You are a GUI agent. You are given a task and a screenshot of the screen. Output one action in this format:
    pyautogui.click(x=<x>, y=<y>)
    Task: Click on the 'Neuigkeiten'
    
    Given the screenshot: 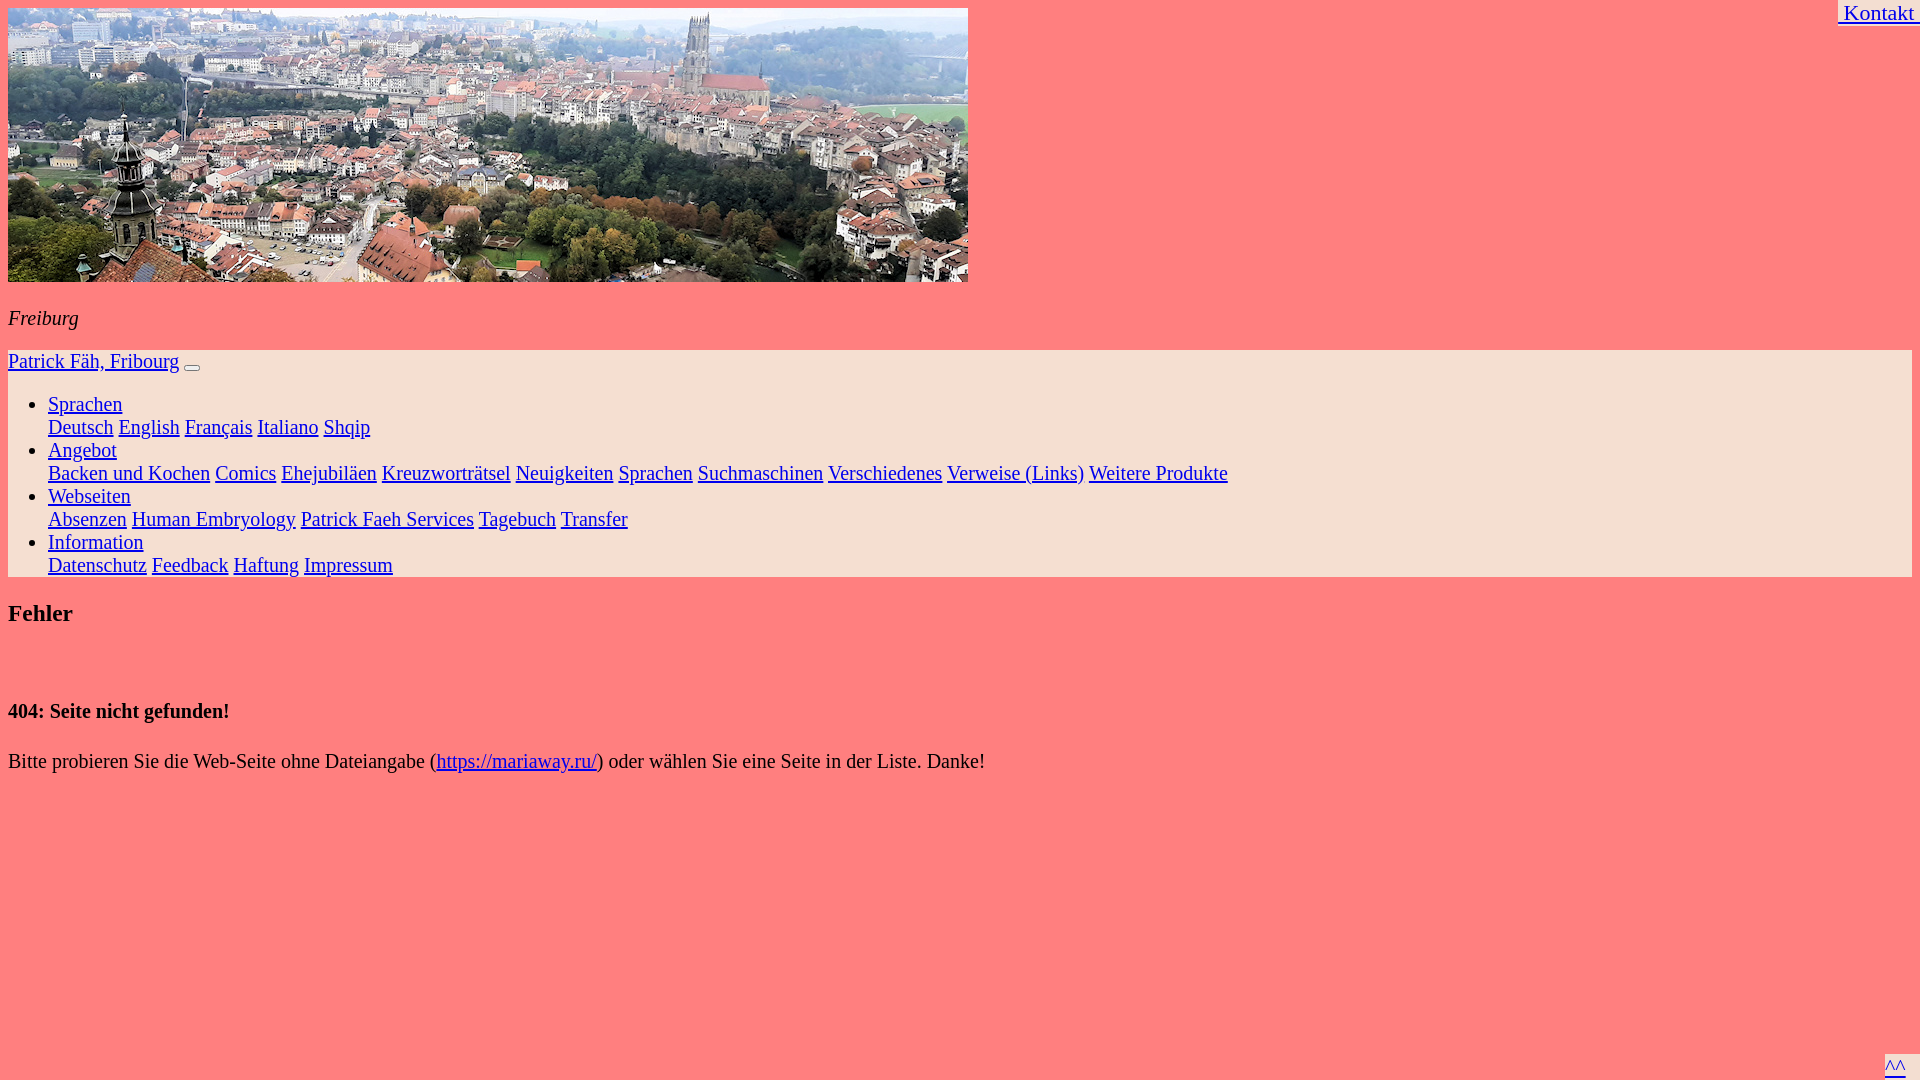 What is the action you would take?
    pyautogui.click(x=515, y=473)
    